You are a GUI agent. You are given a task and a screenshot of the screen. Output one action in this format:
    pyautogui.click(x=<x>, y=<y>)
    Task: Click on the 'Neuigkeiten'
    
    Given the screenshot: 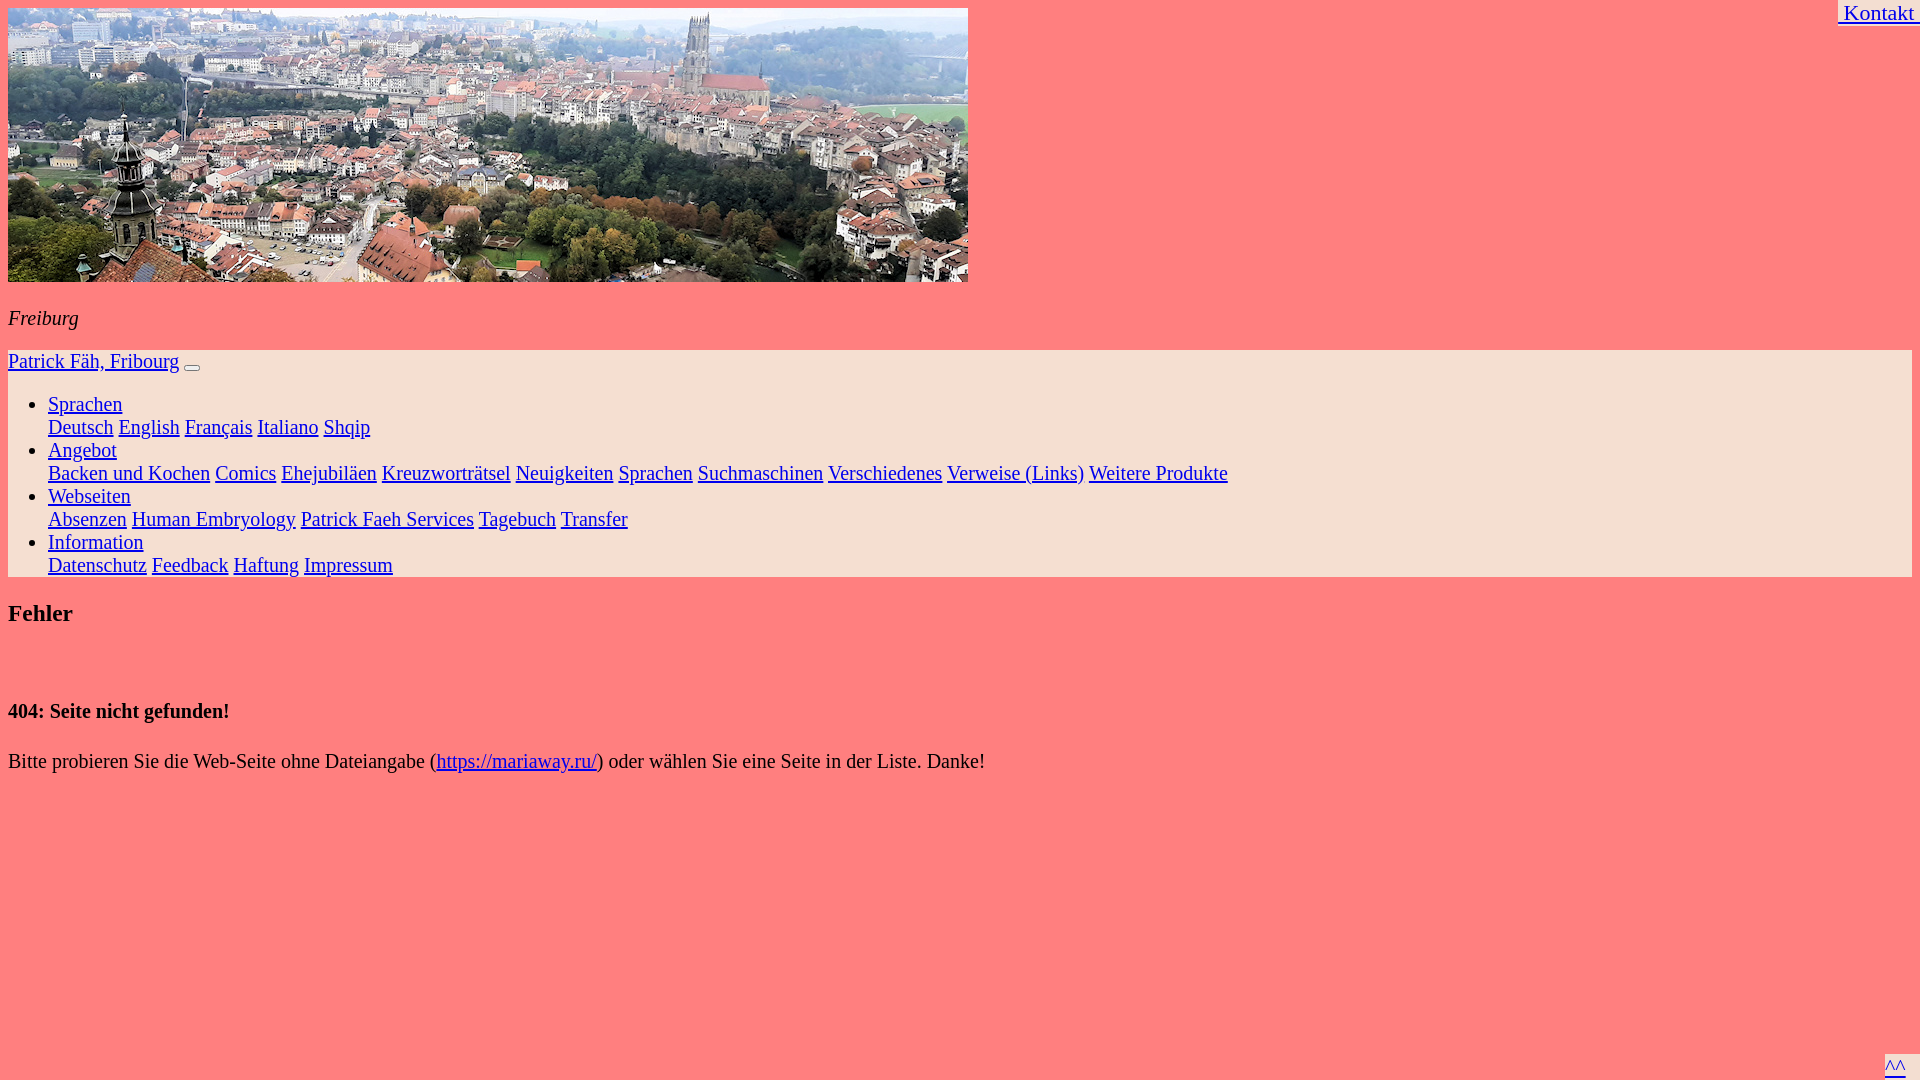 What is the action you would take?
    pyautogui.click(x=515, y=473)
    